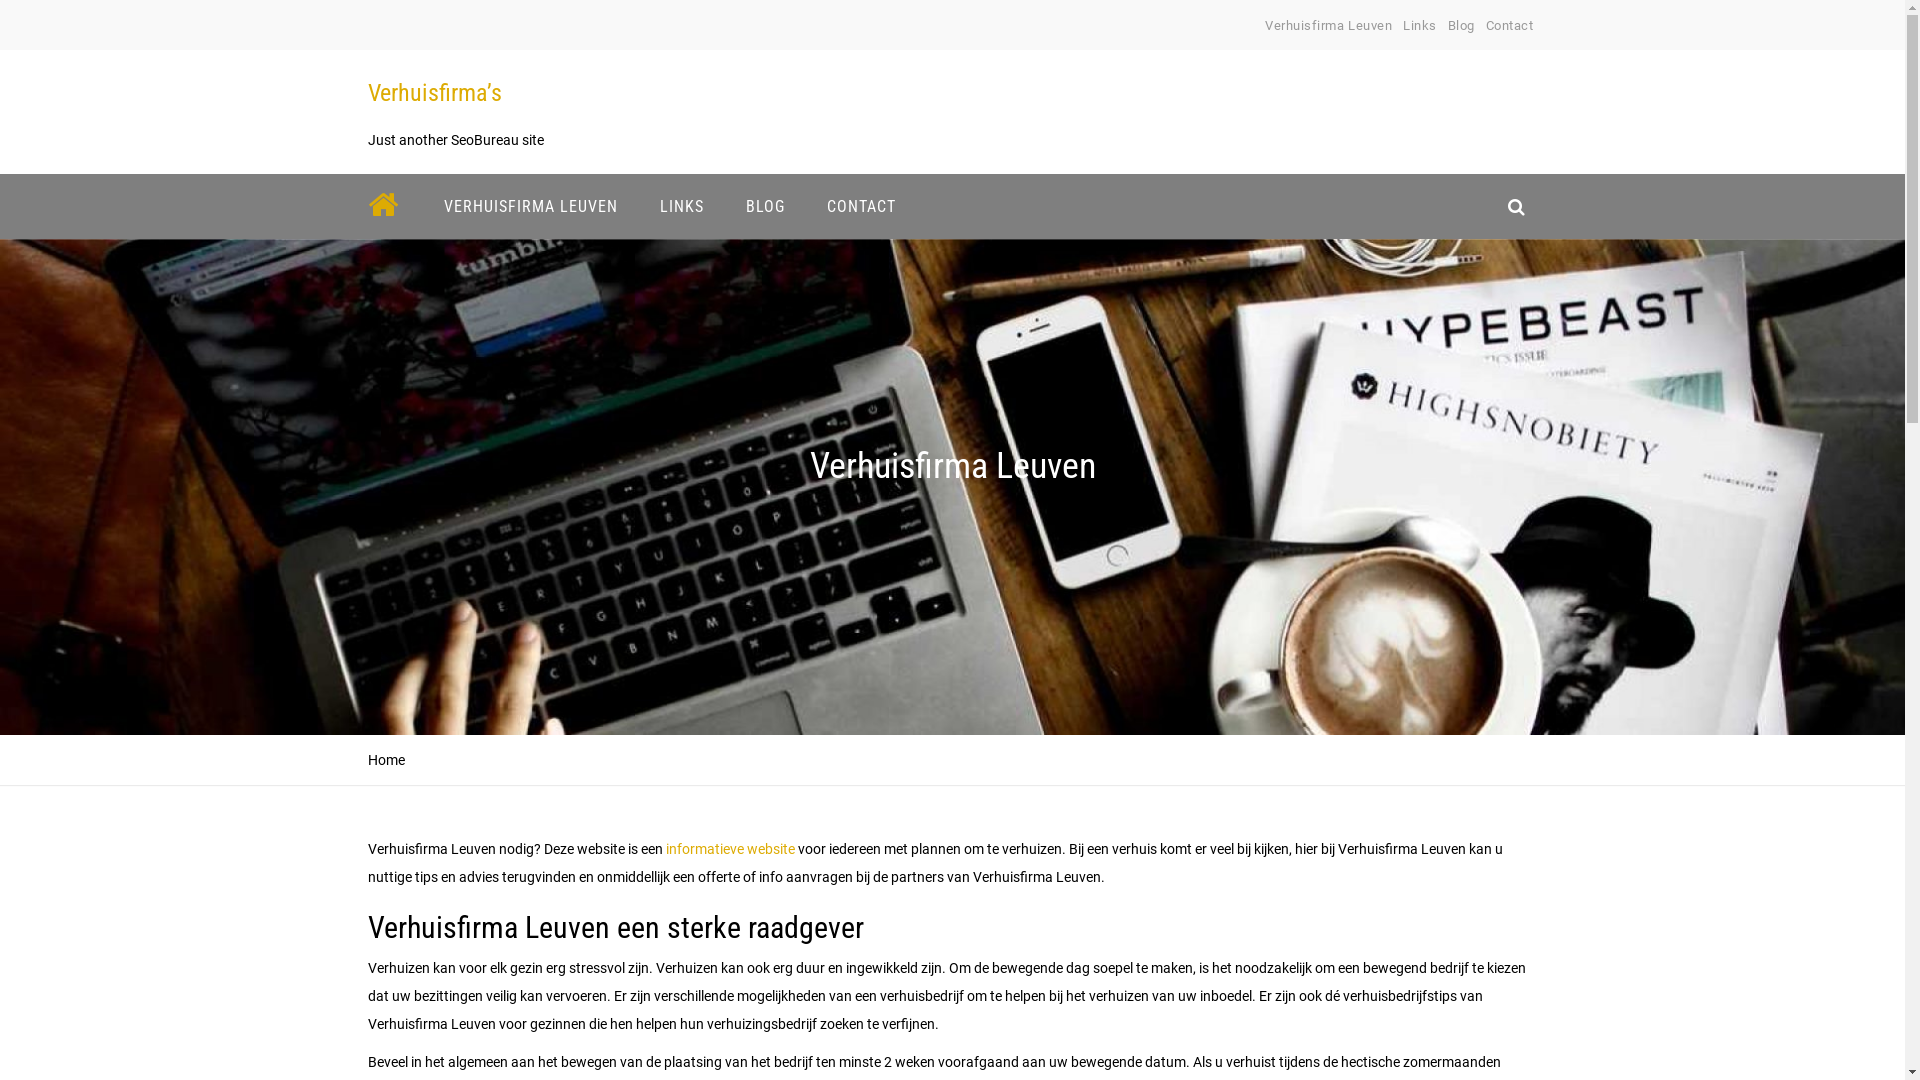  What do you see at coordinates (1510, 25) in the screenshot?
I see `'Contact'` at bounding box center [1510, 25].